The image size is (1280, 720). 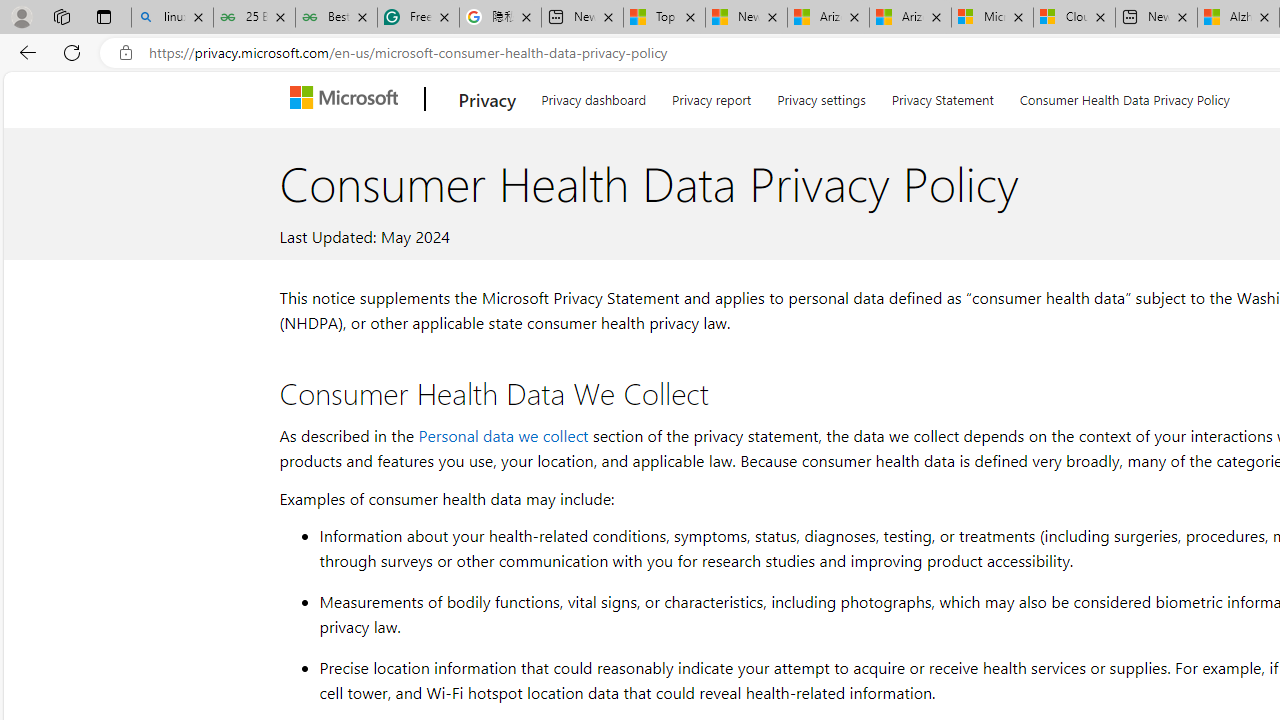 What do you see at coordinates (503, 434) in the screenshot?
I see `'Personal data we collect'` at bounding box center [503, 434].